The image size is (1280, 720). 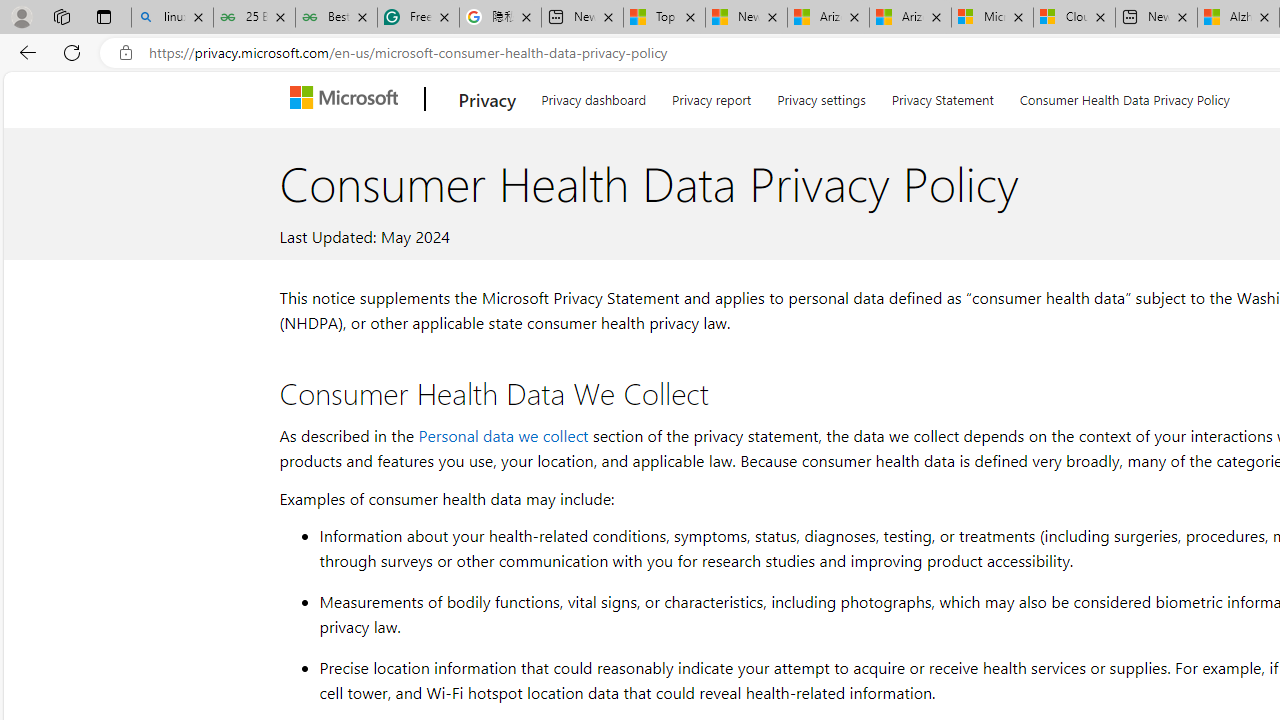 What do you see at coordinates (503, 434) in the screenshot?
I see `'Personal data we collect'` at bounding box center [503, 434].